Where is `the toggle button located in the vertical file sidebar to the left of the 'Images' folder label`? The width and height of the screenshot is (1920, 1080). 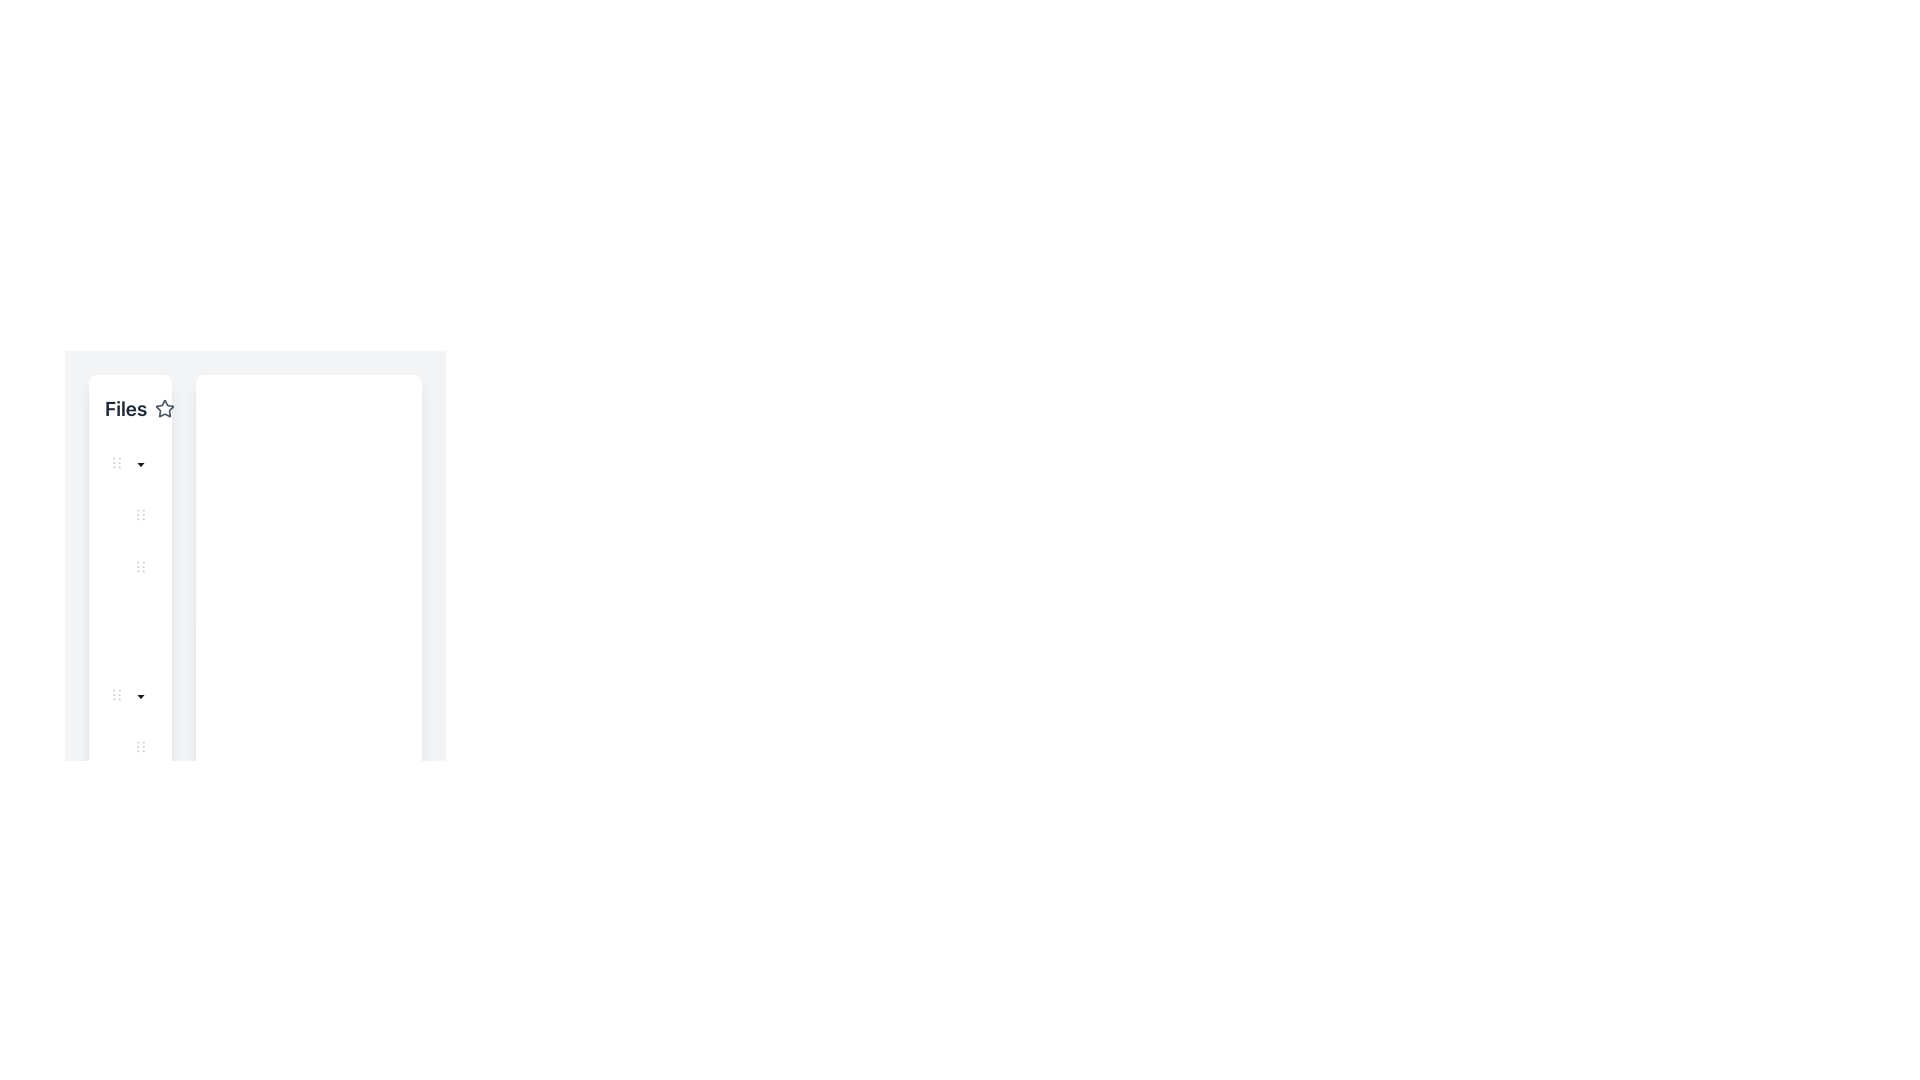 the toggle button located in the vertical file sidebar to the left of the 'Images' folder label is located at coordinates (139, 705).